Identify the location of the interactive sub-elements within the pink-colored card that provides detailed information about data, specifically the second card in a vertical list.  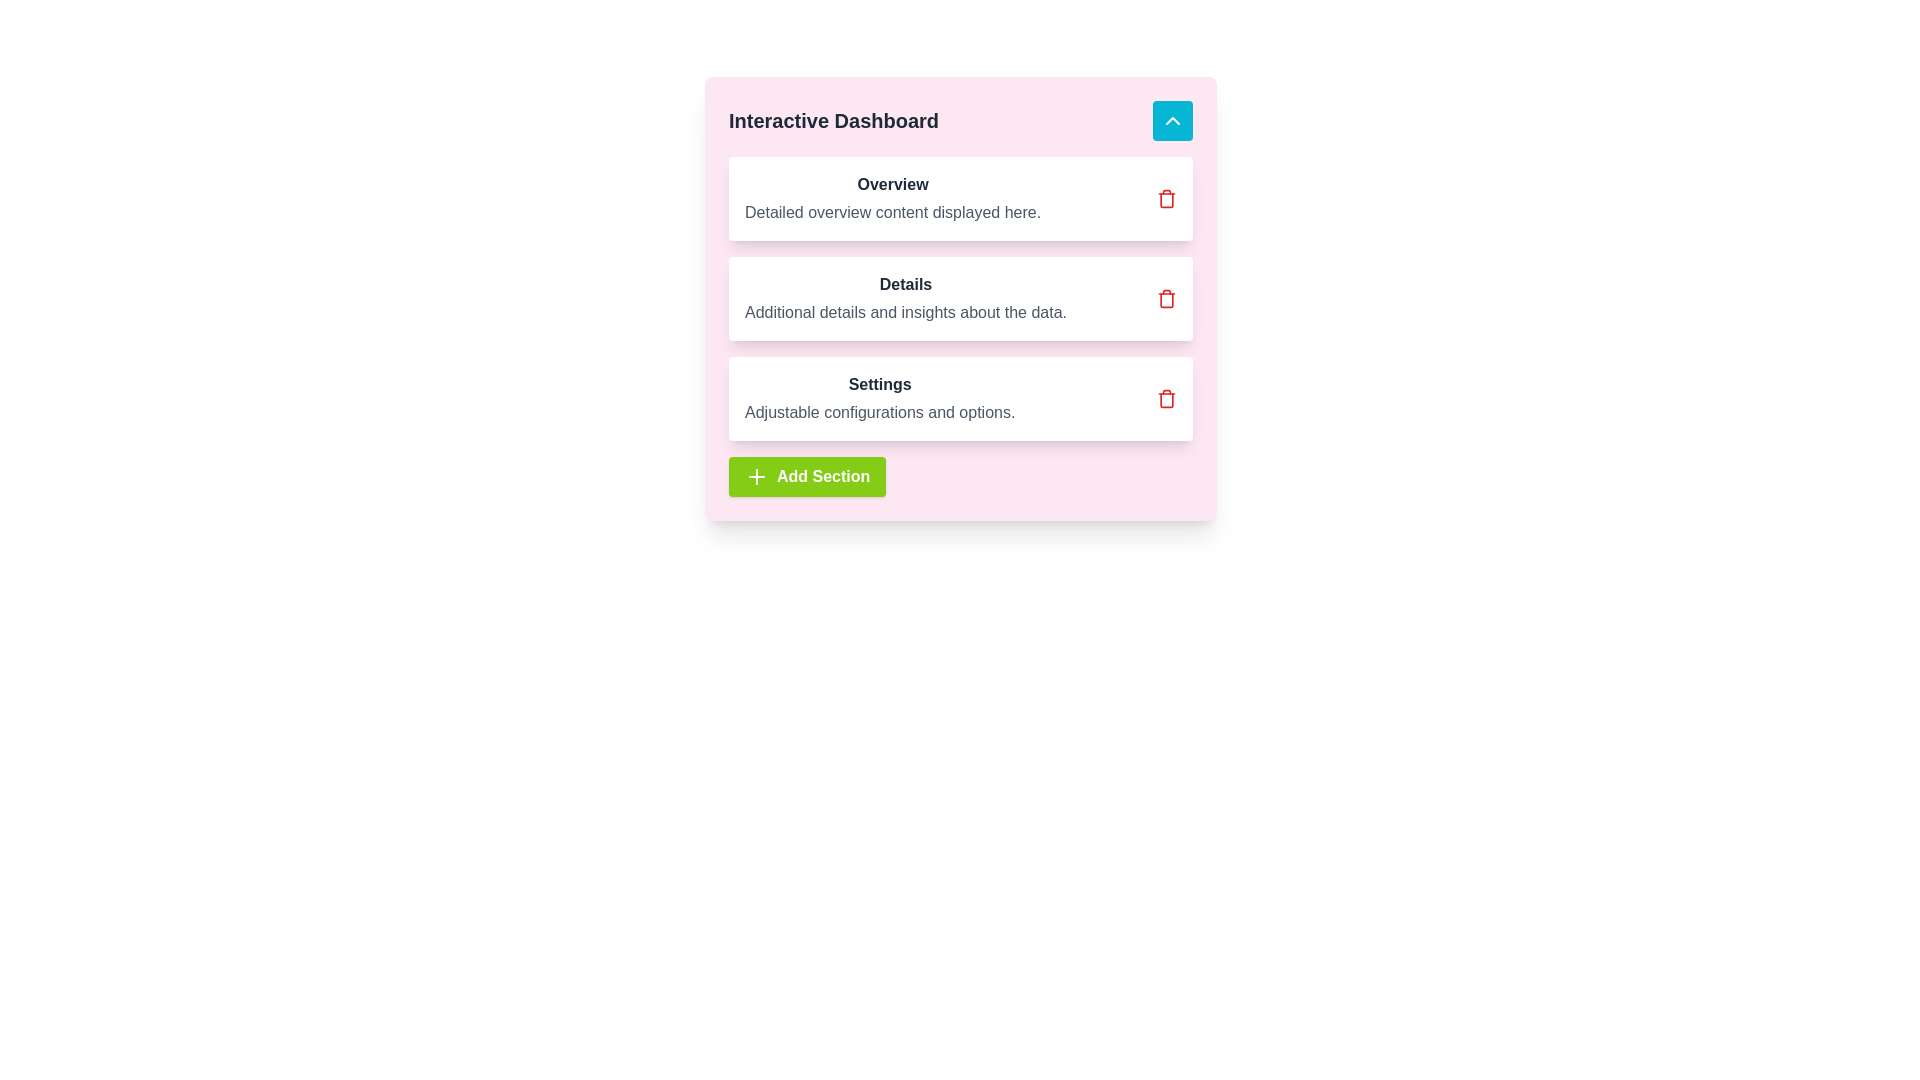
(960, 299).